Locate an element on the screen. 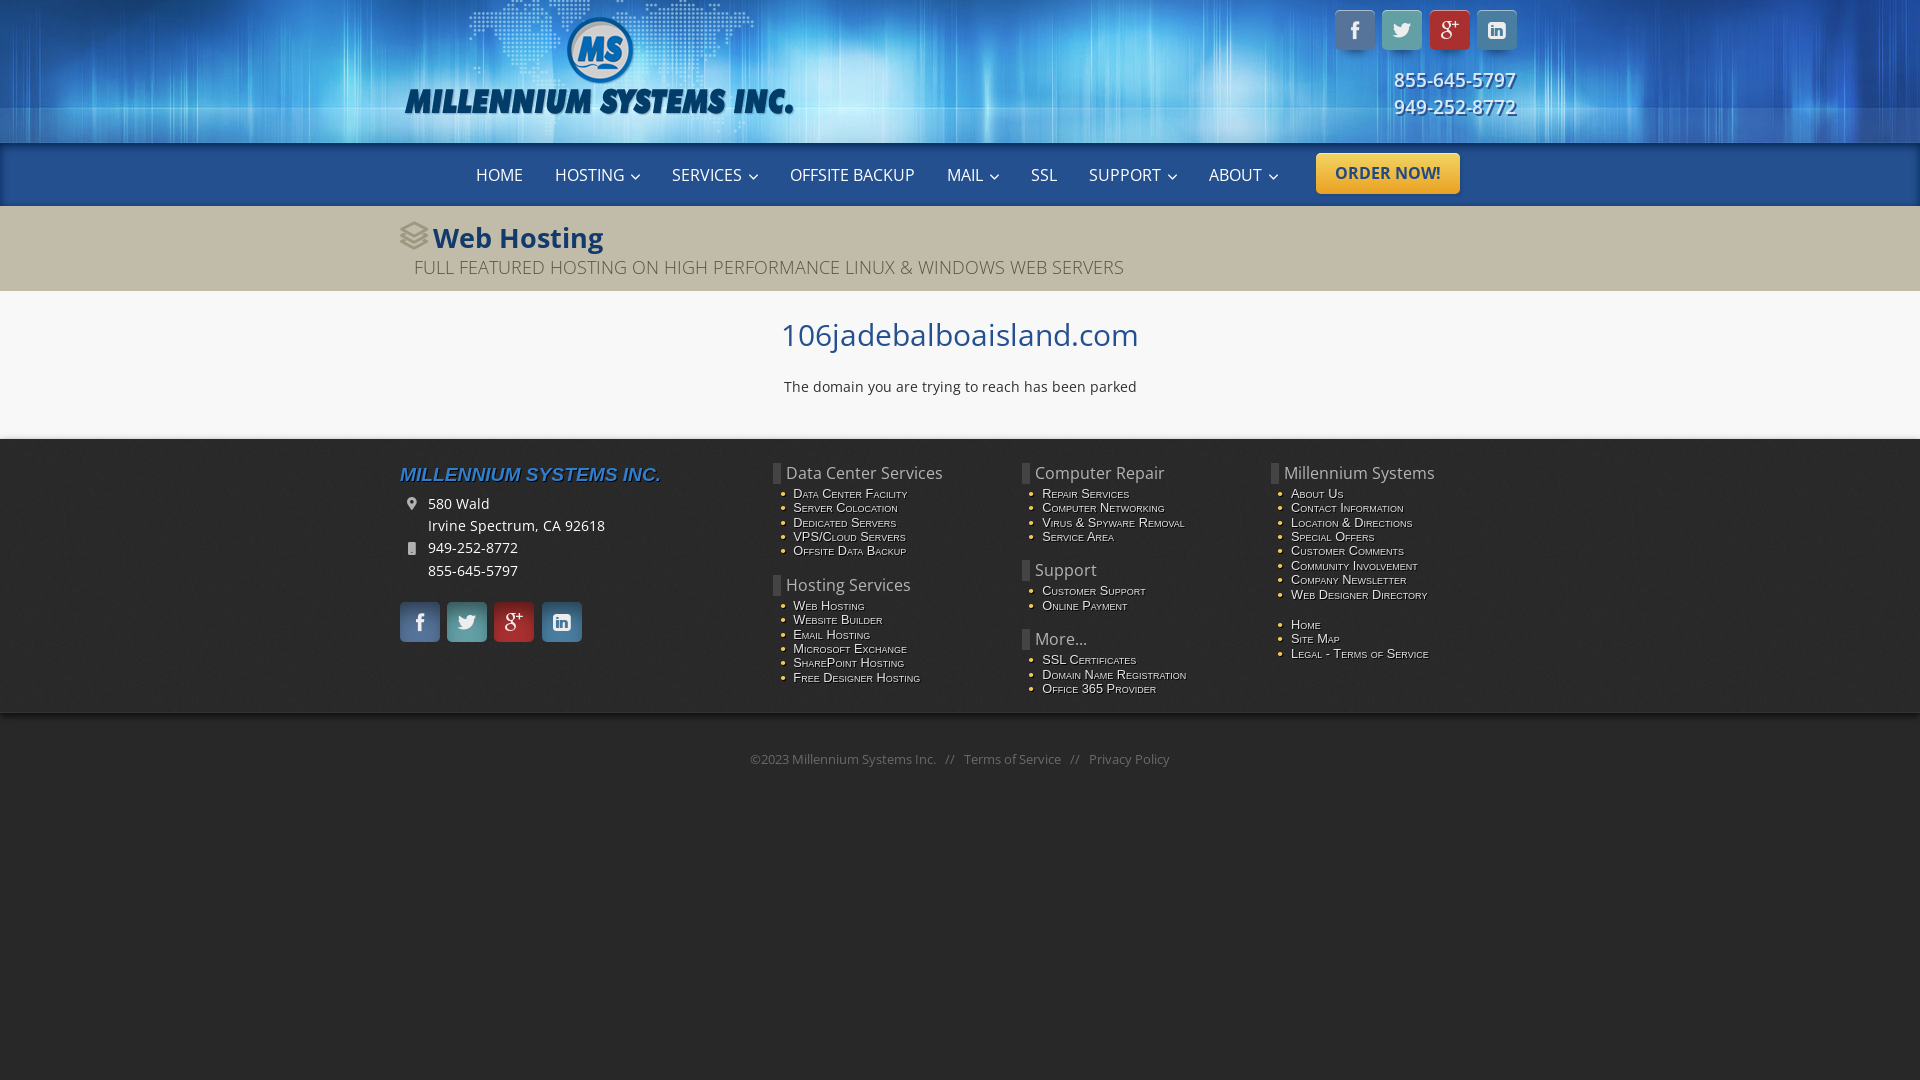 This screenshot has height=1080, width=1920. 'Microsoft Exchange' is located at coordinates (849, 648).